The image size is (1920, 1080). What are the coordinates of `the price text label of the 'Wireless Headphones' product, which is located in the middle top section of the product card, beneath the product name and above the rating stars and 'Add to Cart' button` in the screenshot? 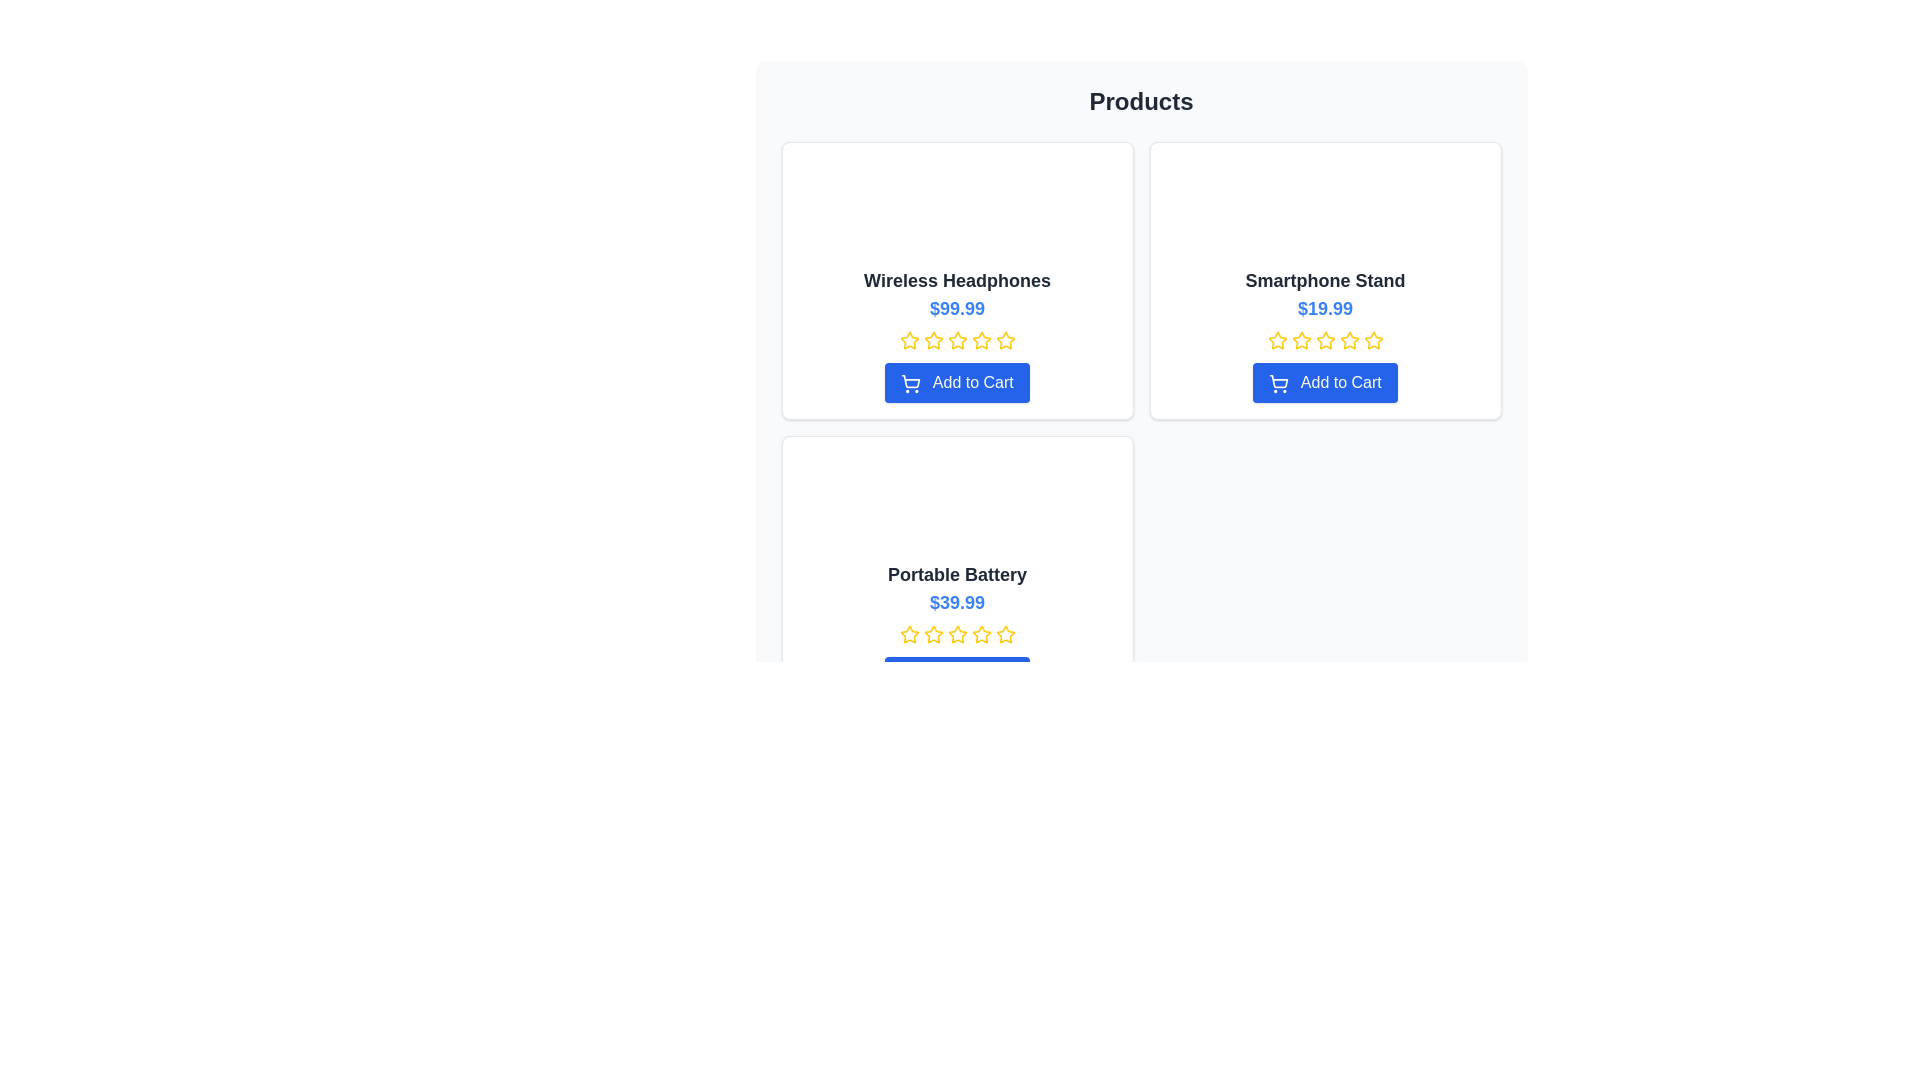 It's located at (956, 308).